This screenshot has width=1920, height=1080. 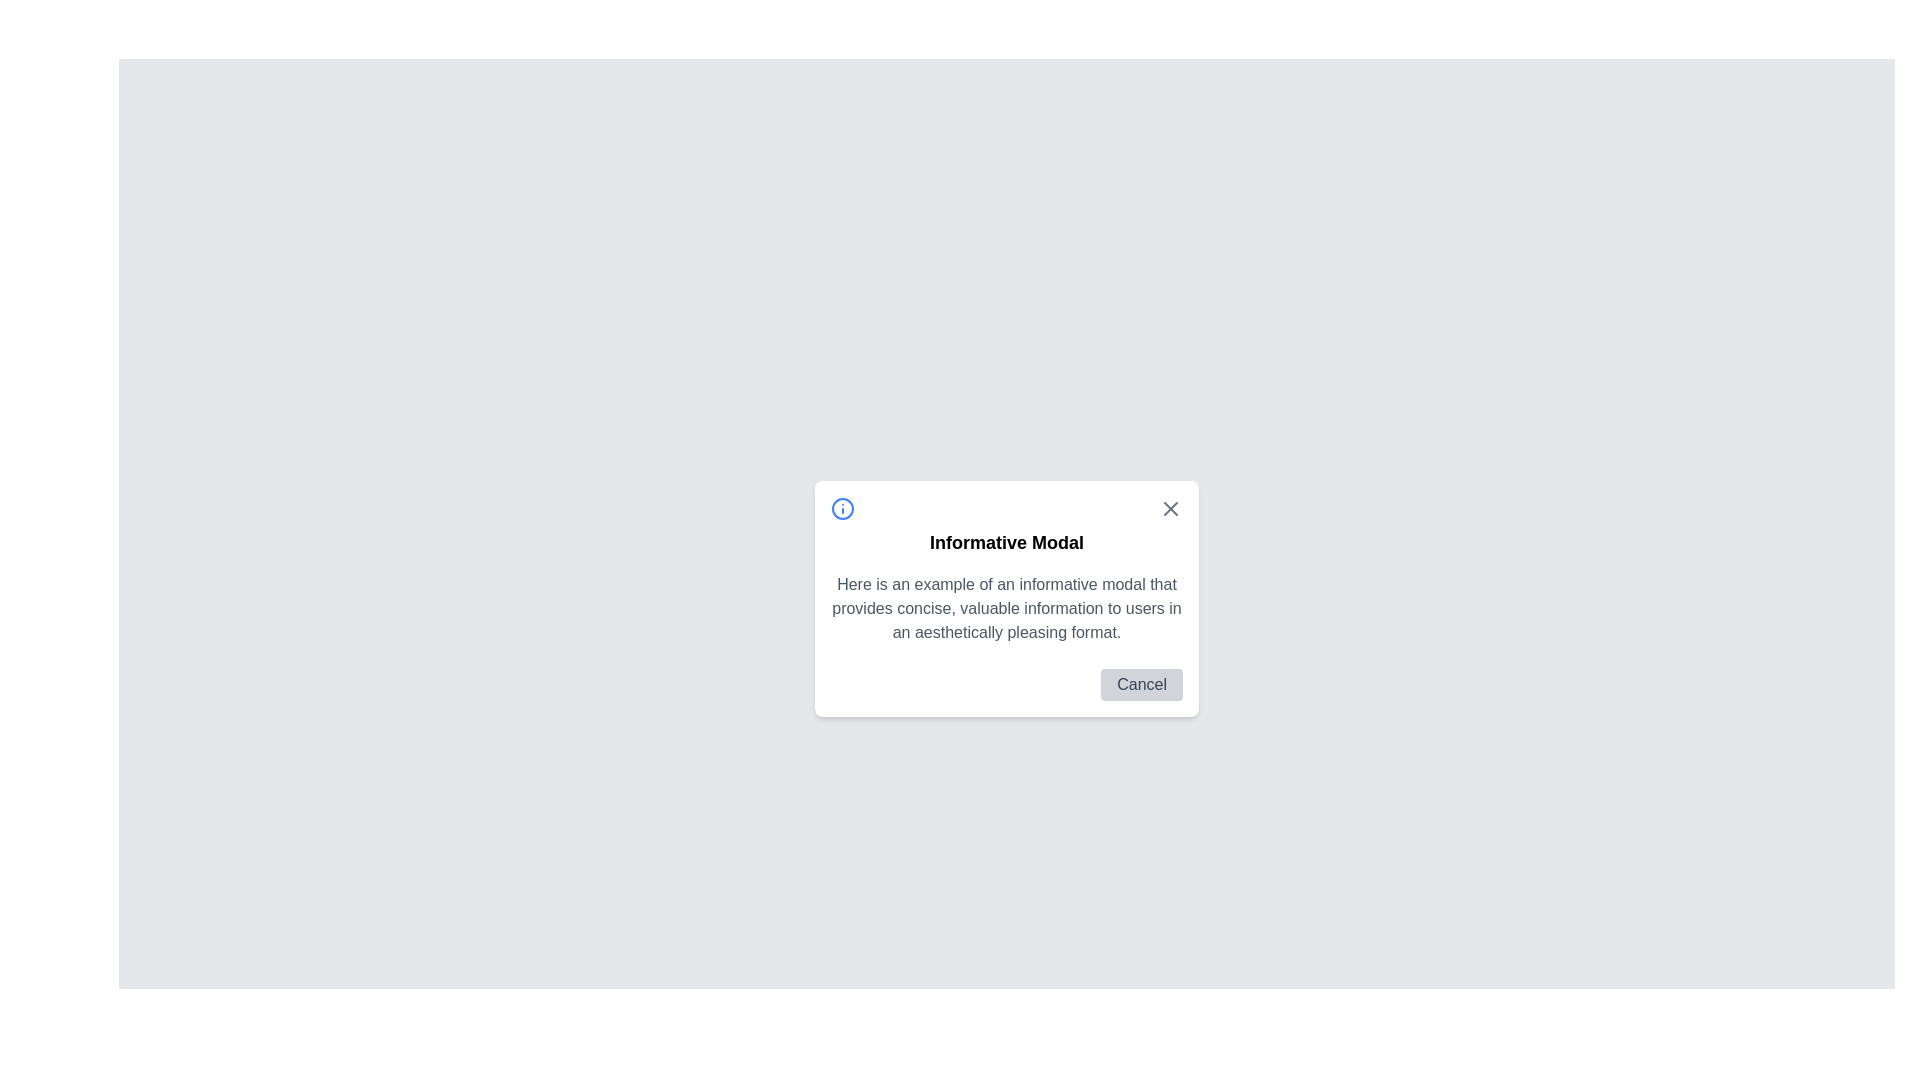 I want to click on the 'Informative Modal' text label displayed in bold within the modal window, so click(x=1007, y=543).